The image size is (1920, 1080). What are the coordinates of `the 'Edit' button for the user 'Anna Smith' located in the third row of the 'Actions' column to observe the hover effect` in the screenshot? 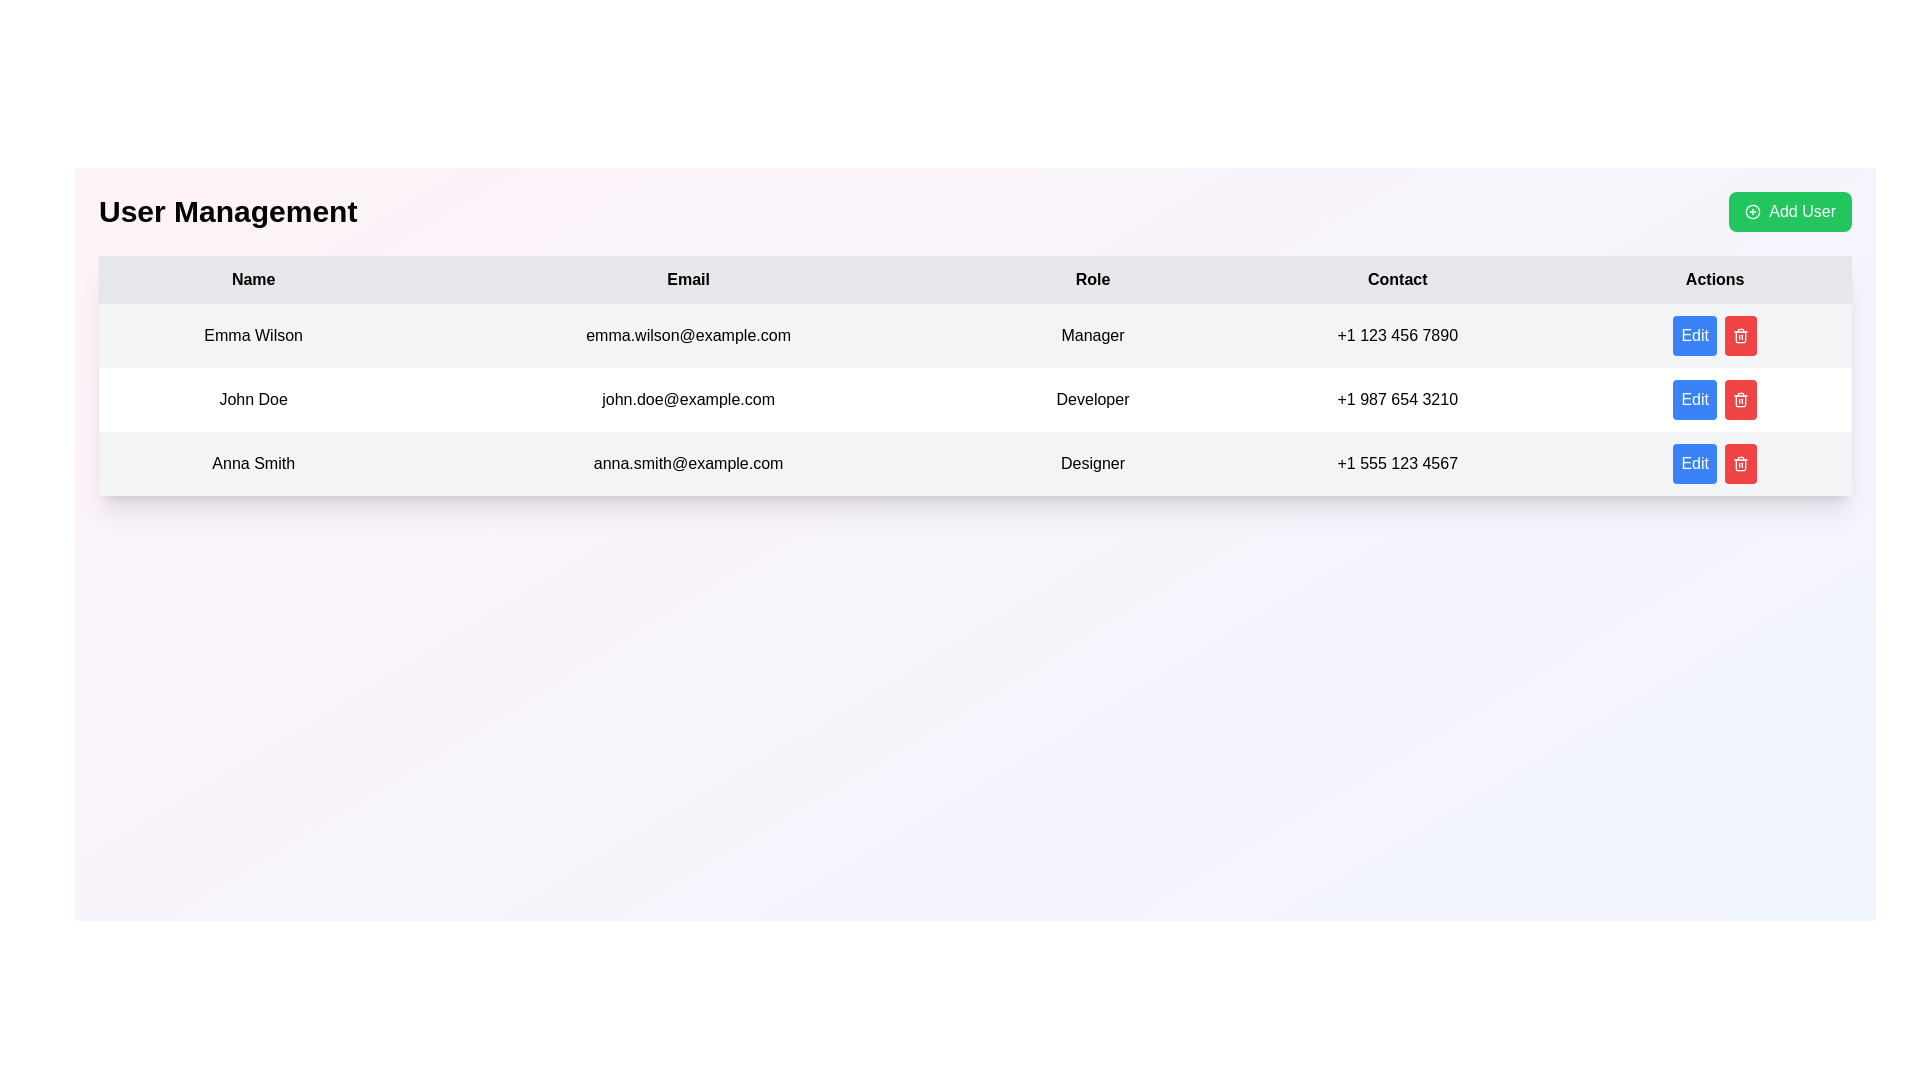 It's located at (1694, 463).